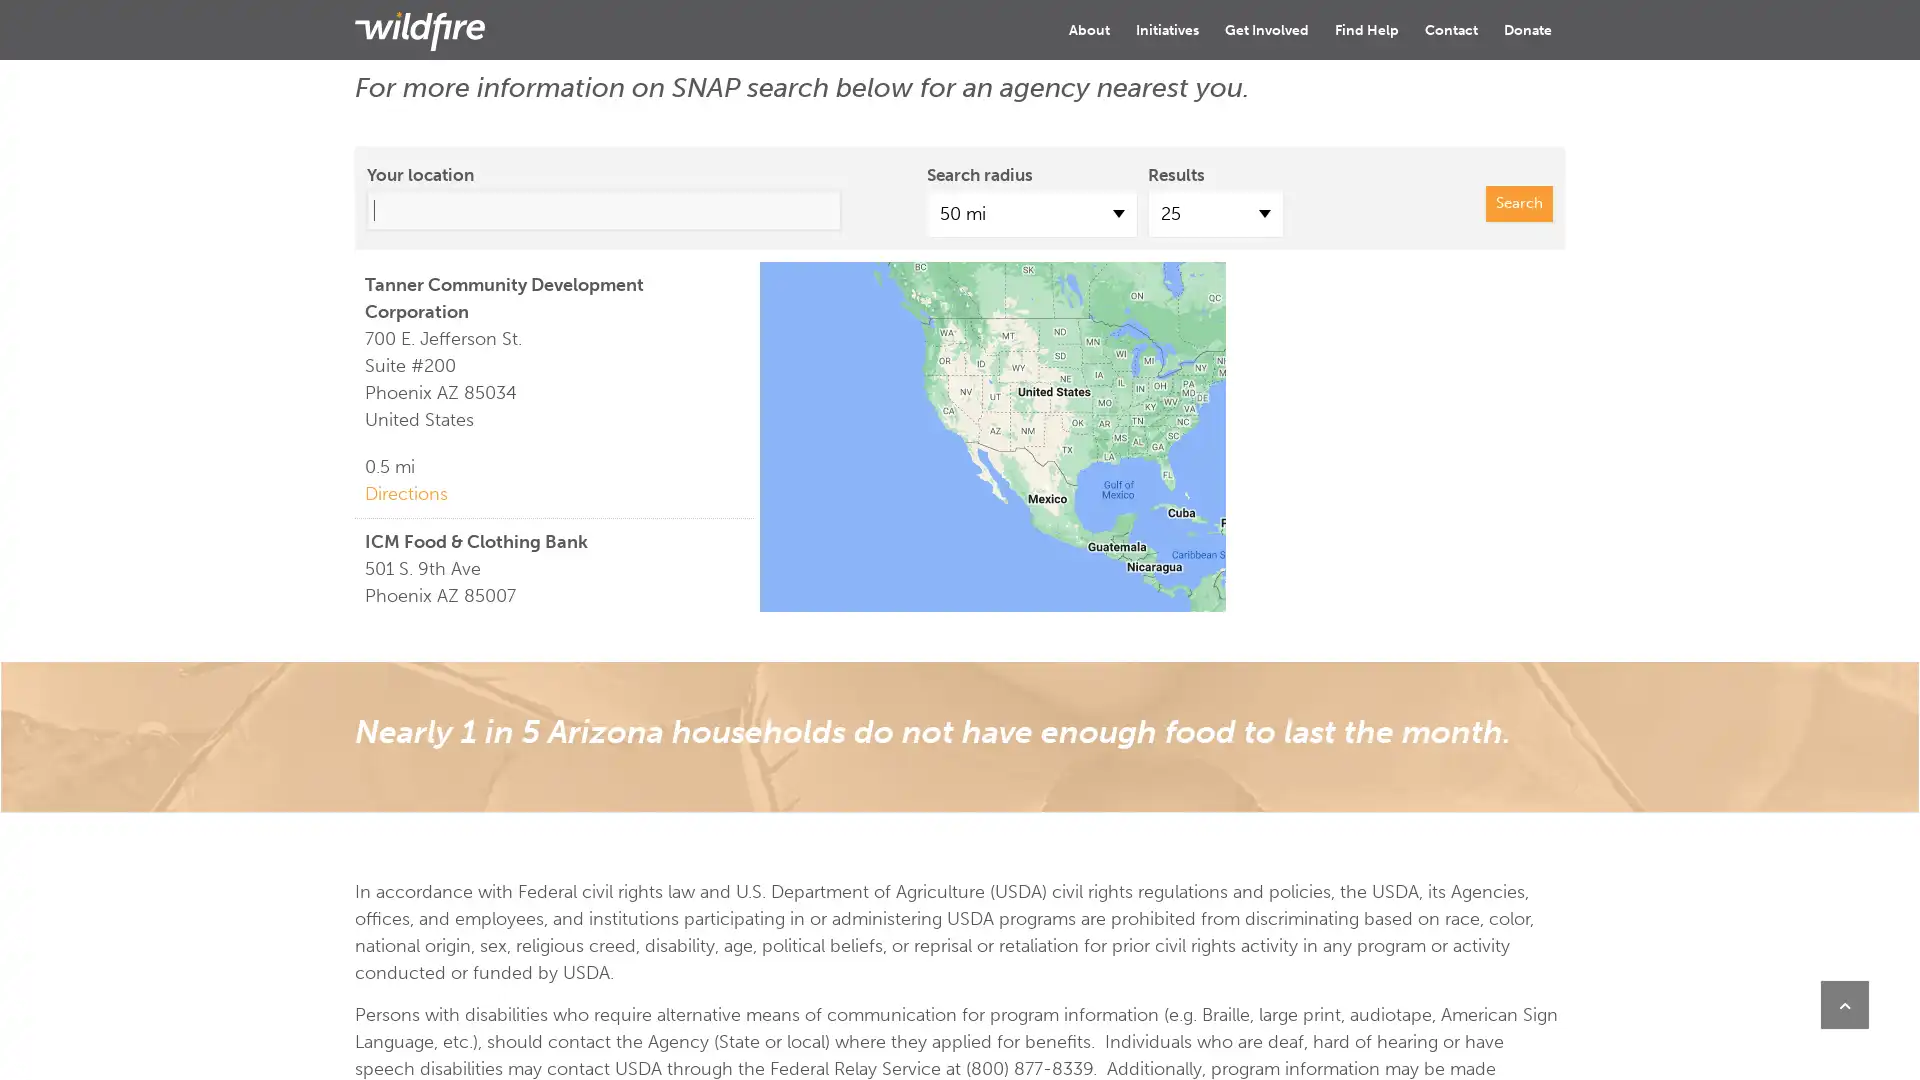  I want to click on Keogh Health Connection, so click(1148, 387).